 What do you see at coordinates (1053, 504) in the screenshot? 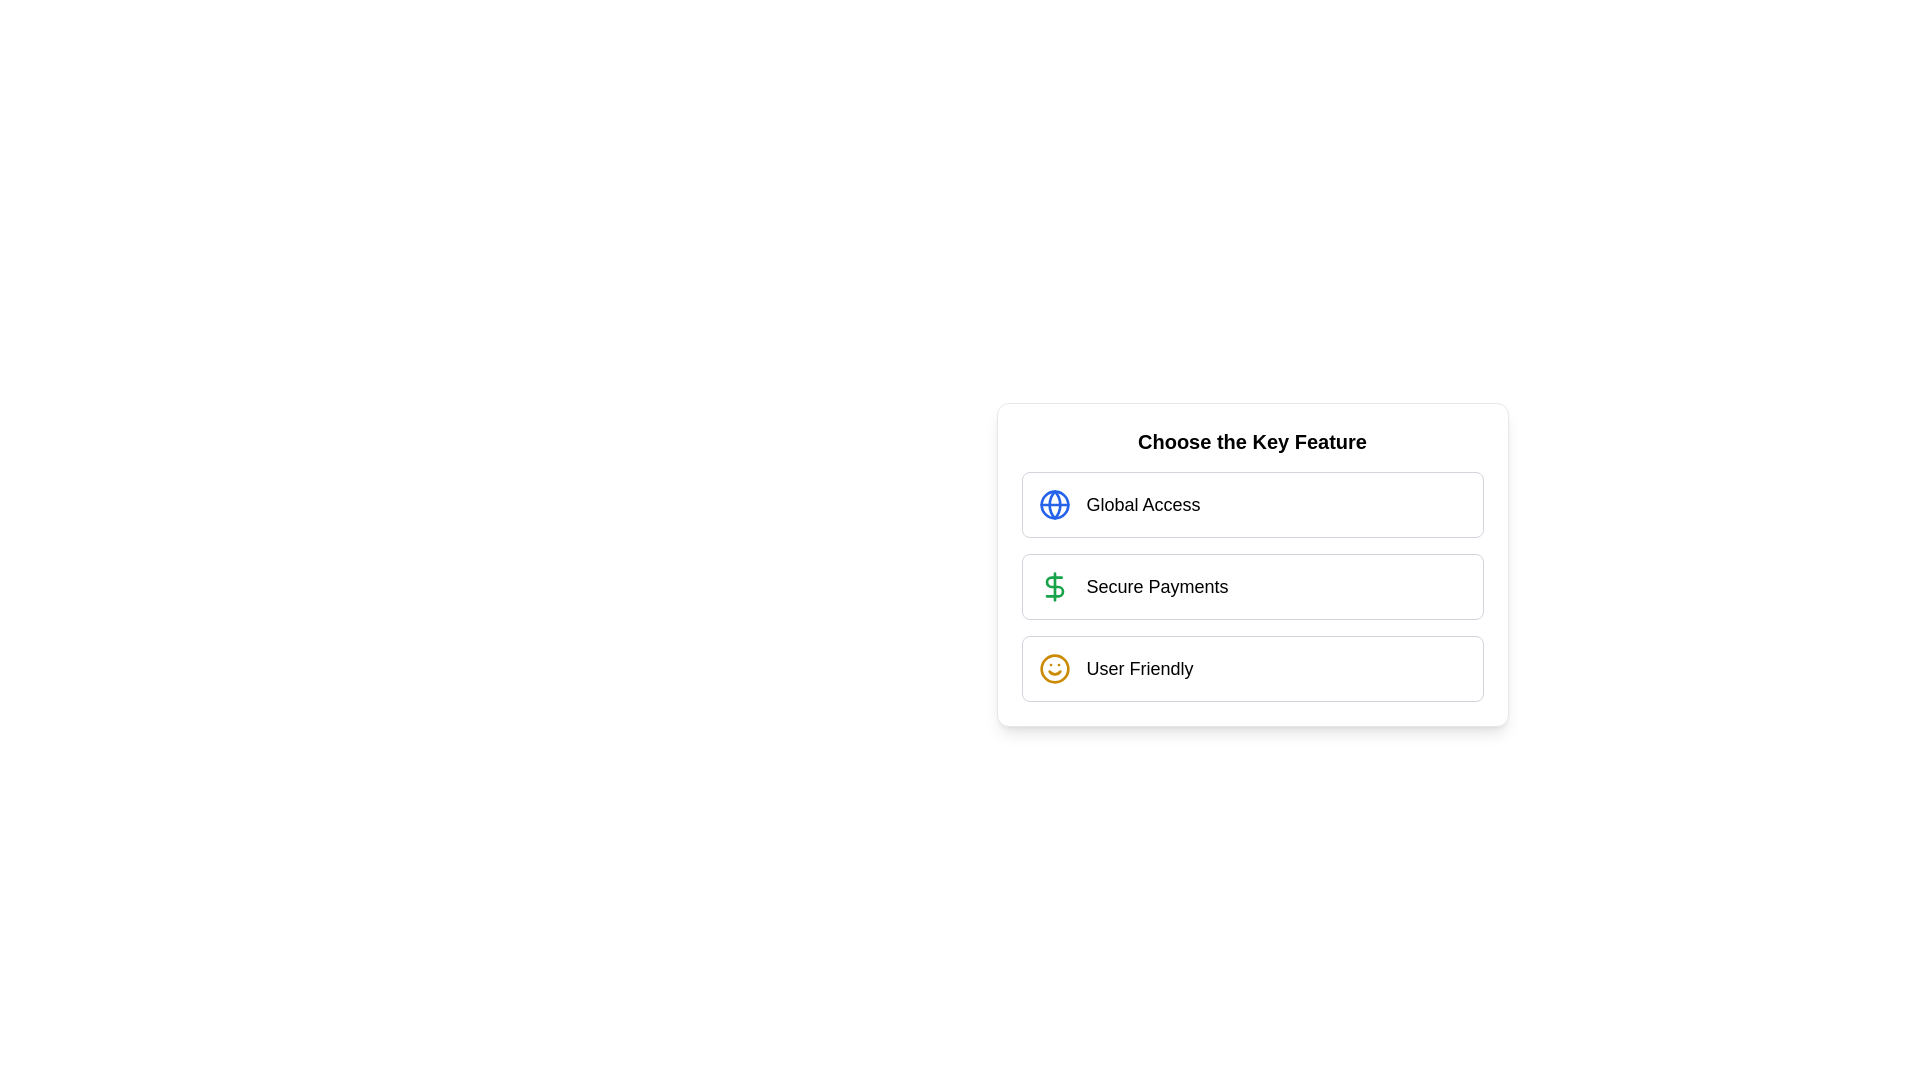
I see `the central circle of the globe icon representing the global access feature, located to the left of the 'Global Access' text label` at bounding box center [1053, 504].